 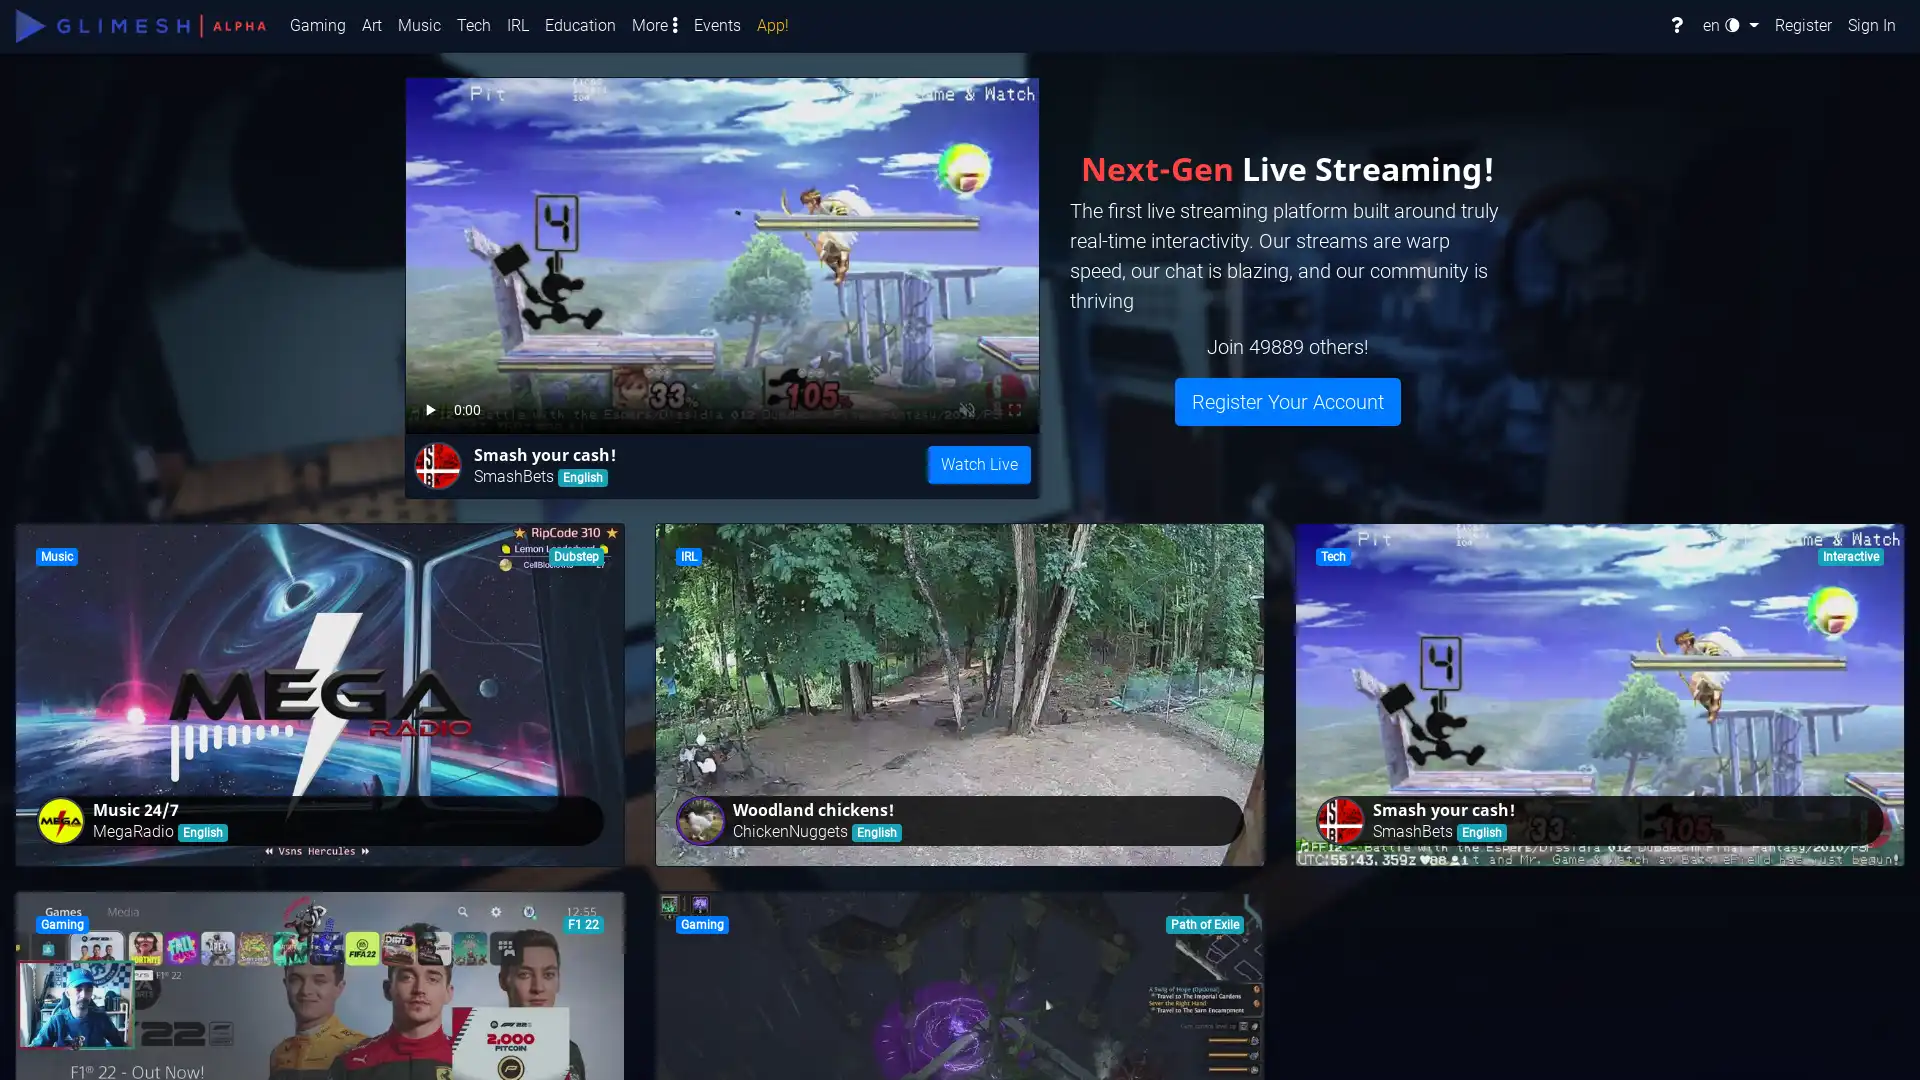 I want to click on pause, so click(x=431, y=406).